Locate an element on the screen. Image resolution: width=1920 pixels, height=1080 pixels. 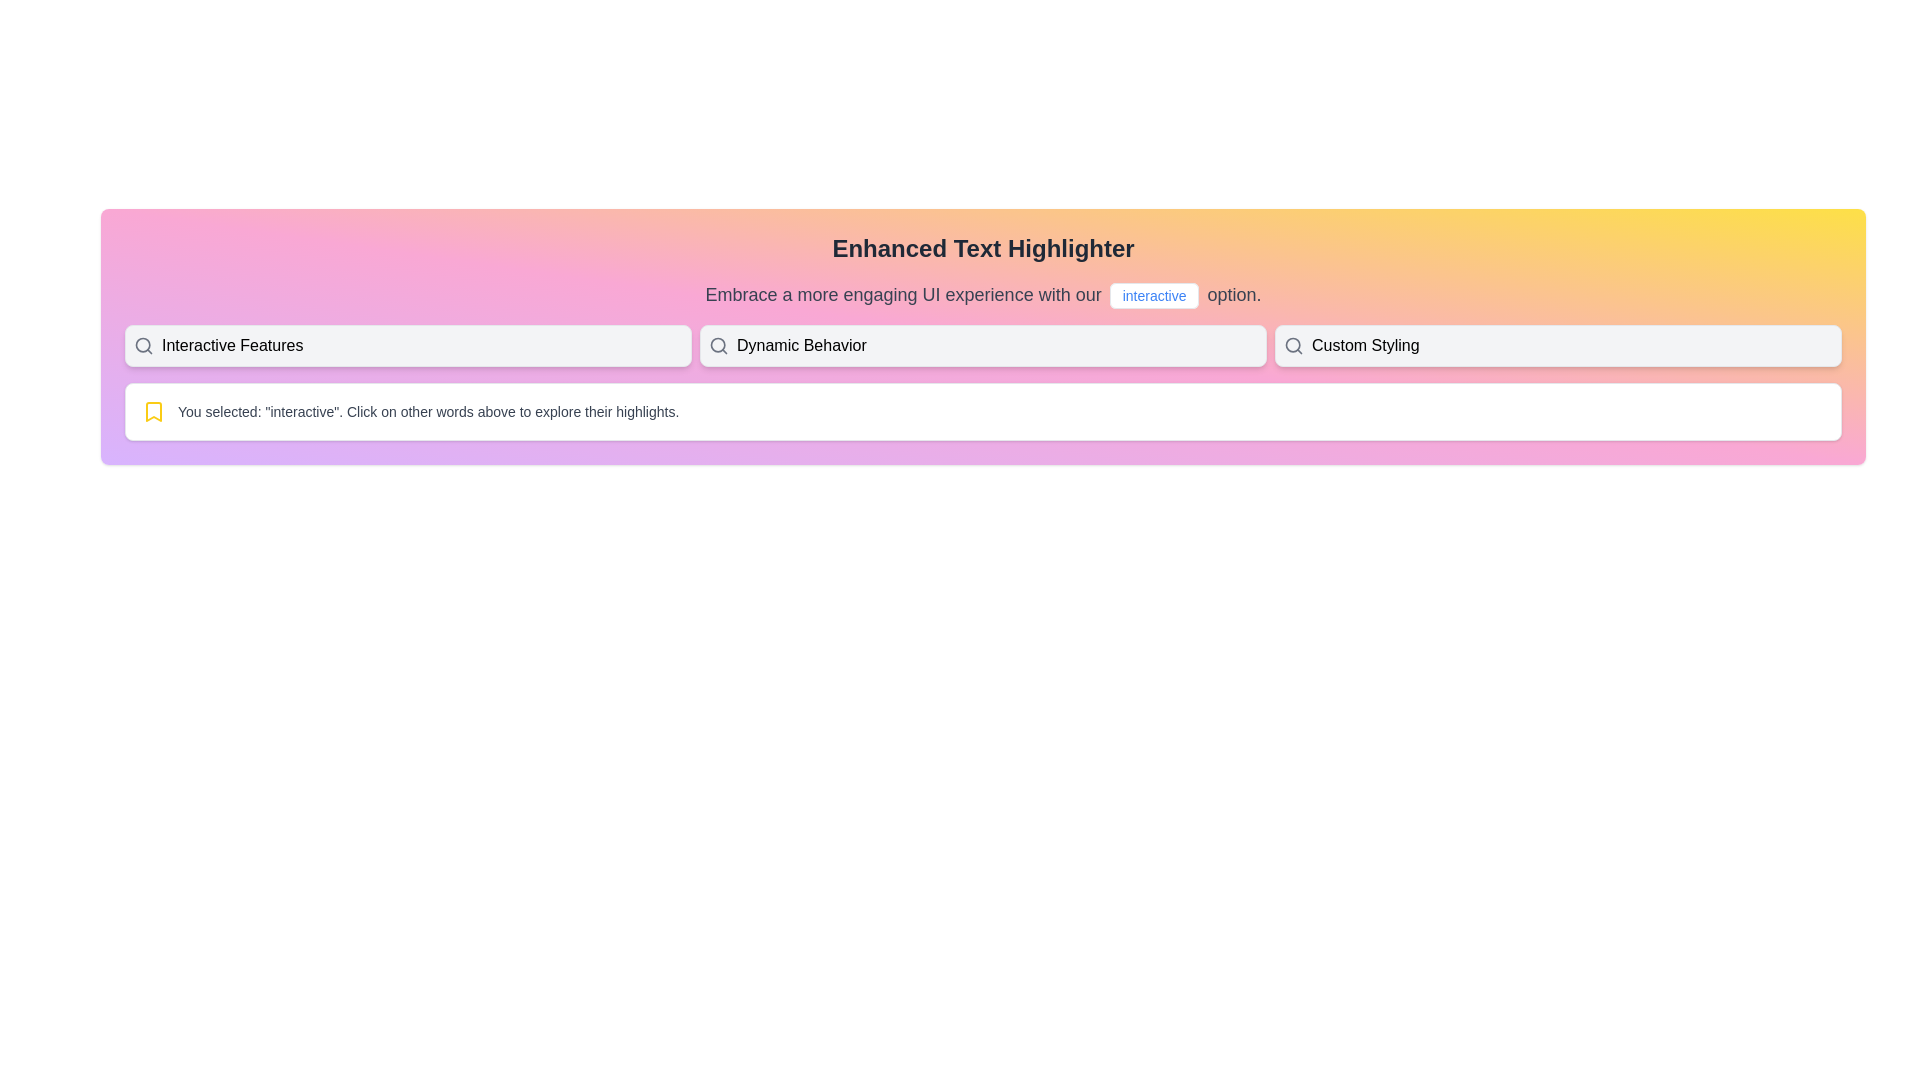
the decorative SVG circle that is part of the magnifying glass icon representing search functionality, located next to the 'Dynamic Behavior' text is located at coordinates (718, 344).